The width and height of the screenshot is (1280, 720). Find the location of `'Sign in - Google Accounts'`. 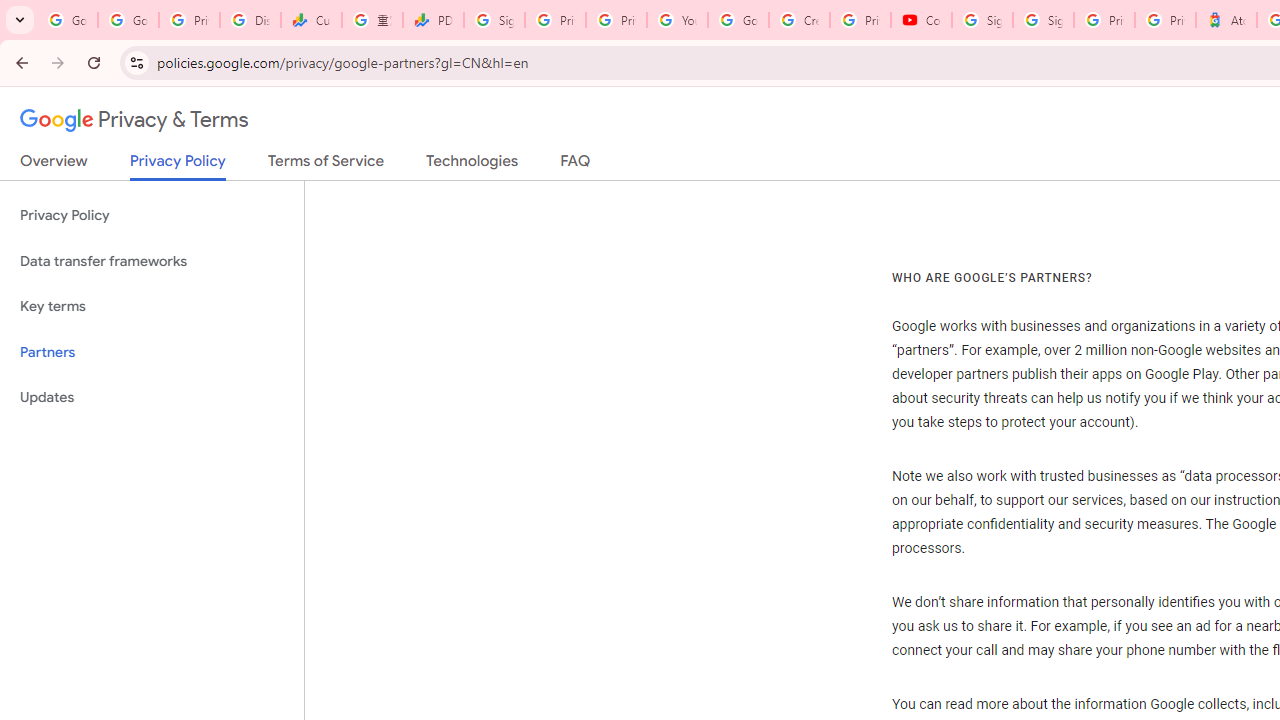

'Sign in - Google Accounts' is located at coordinates (982, 20).